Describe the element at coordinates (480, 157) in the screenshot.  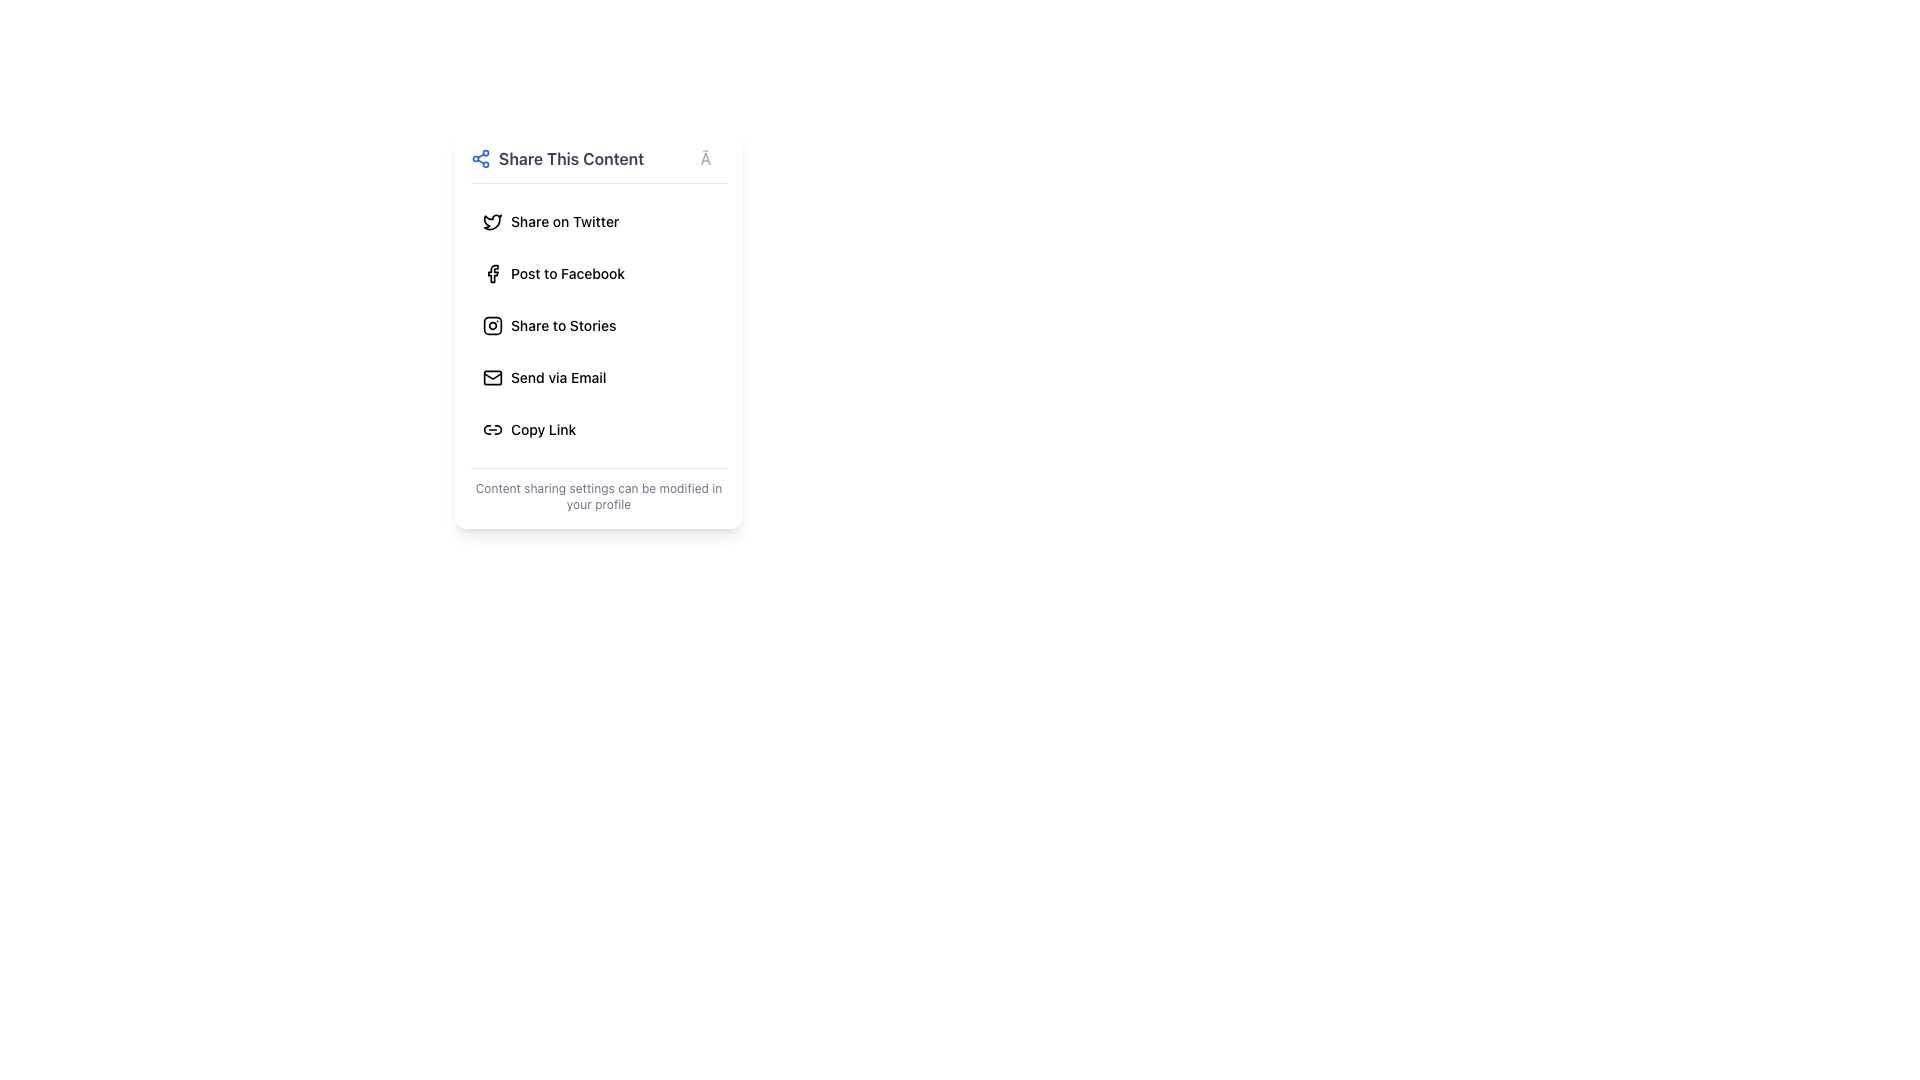
I see `the content sharing icon located on the left of the header bar labeled 'Share This Content'` at that location.